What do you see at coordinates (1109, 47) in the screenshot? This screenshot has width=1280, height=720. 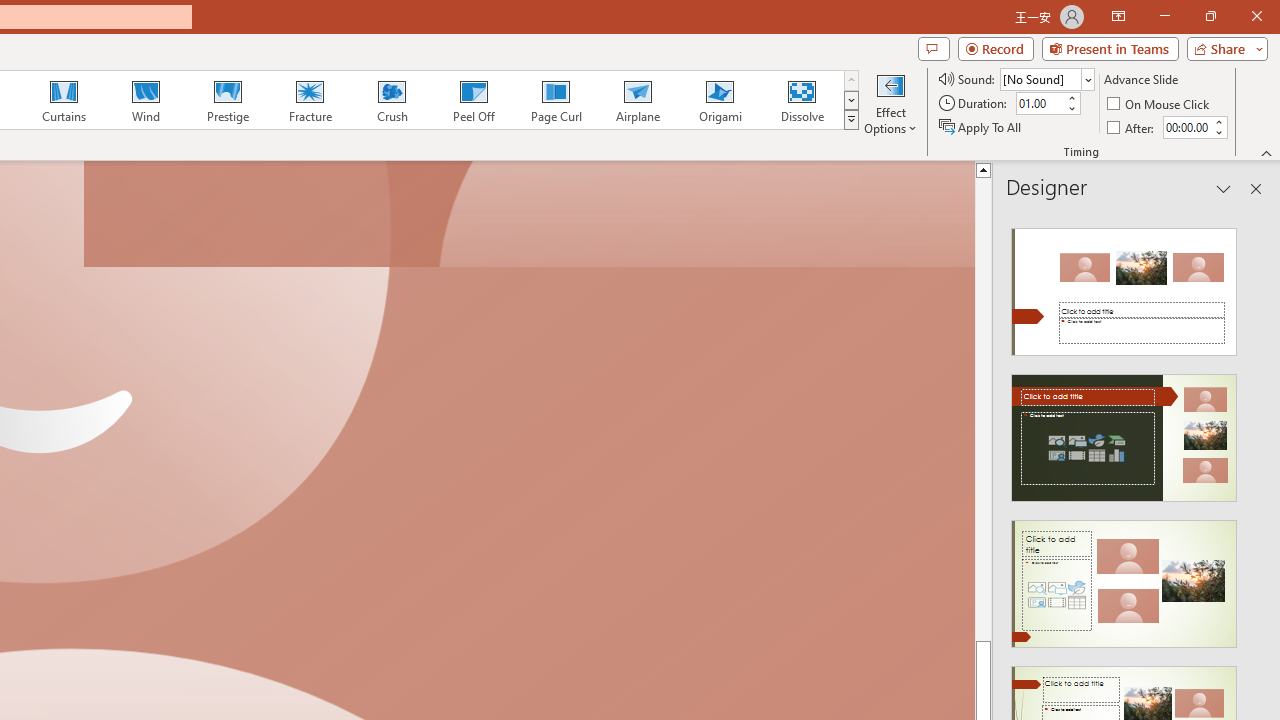 I see `'Present in Teams'` at bounding box center [1109, 47].